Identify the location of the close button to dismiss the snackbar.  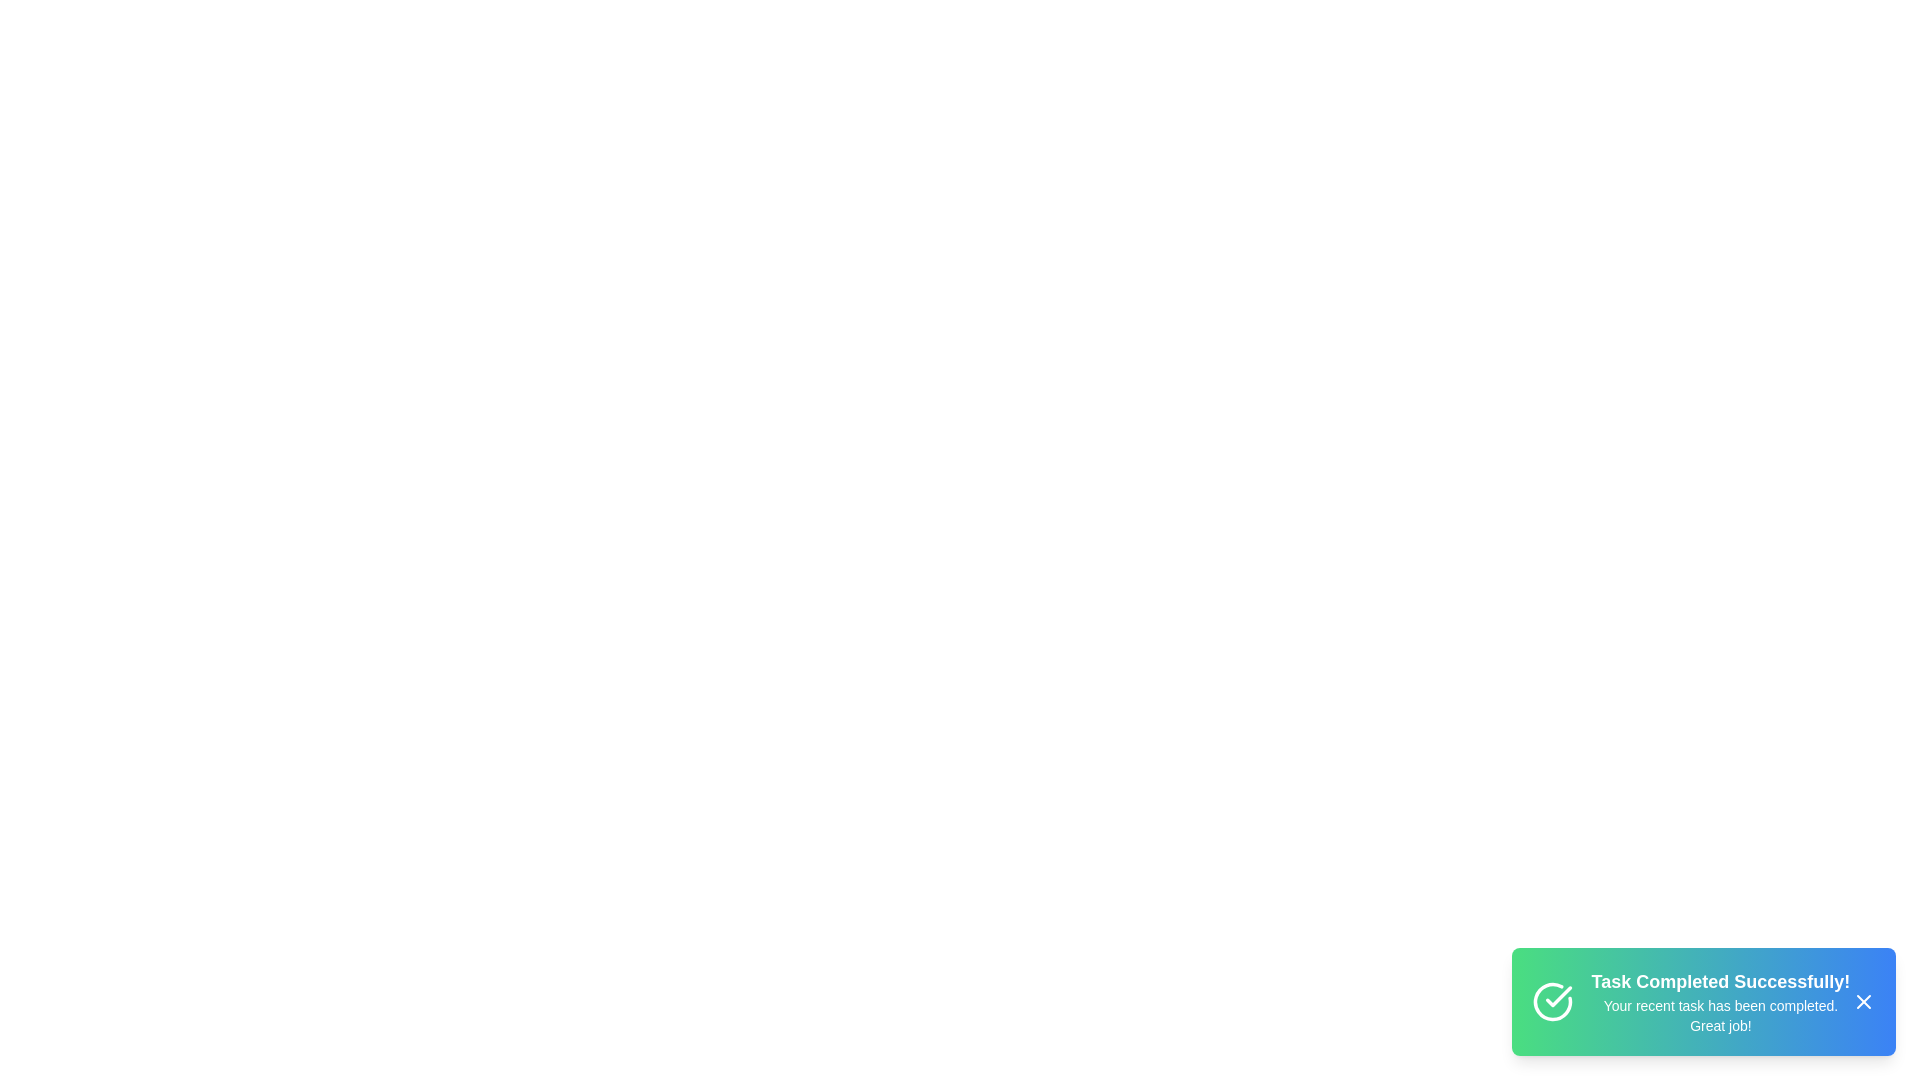
(1862, 1002).